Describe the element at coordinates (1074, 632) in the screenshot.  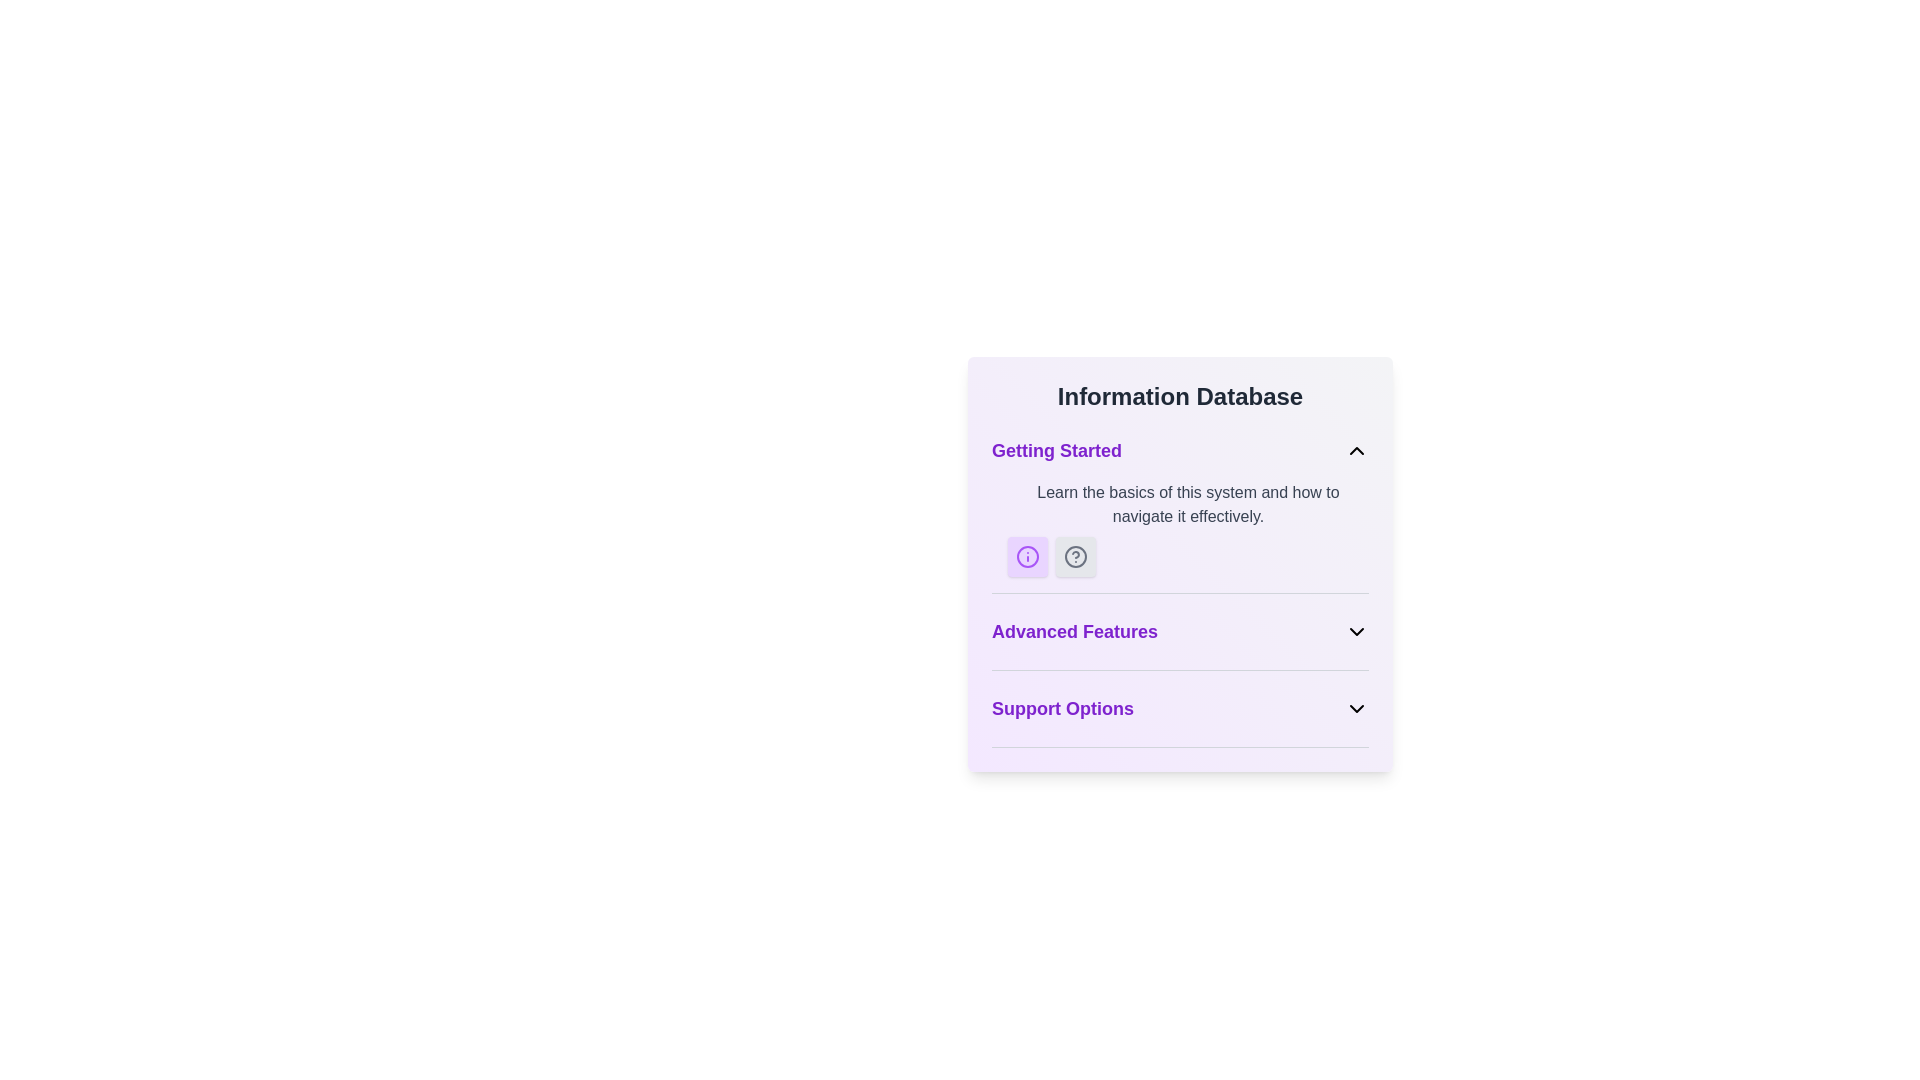
I see `the 'Advanced Features' section header text label in the Information Database, which is located below the 'Getting Started' section and above the 'Support Options' section` at that location.